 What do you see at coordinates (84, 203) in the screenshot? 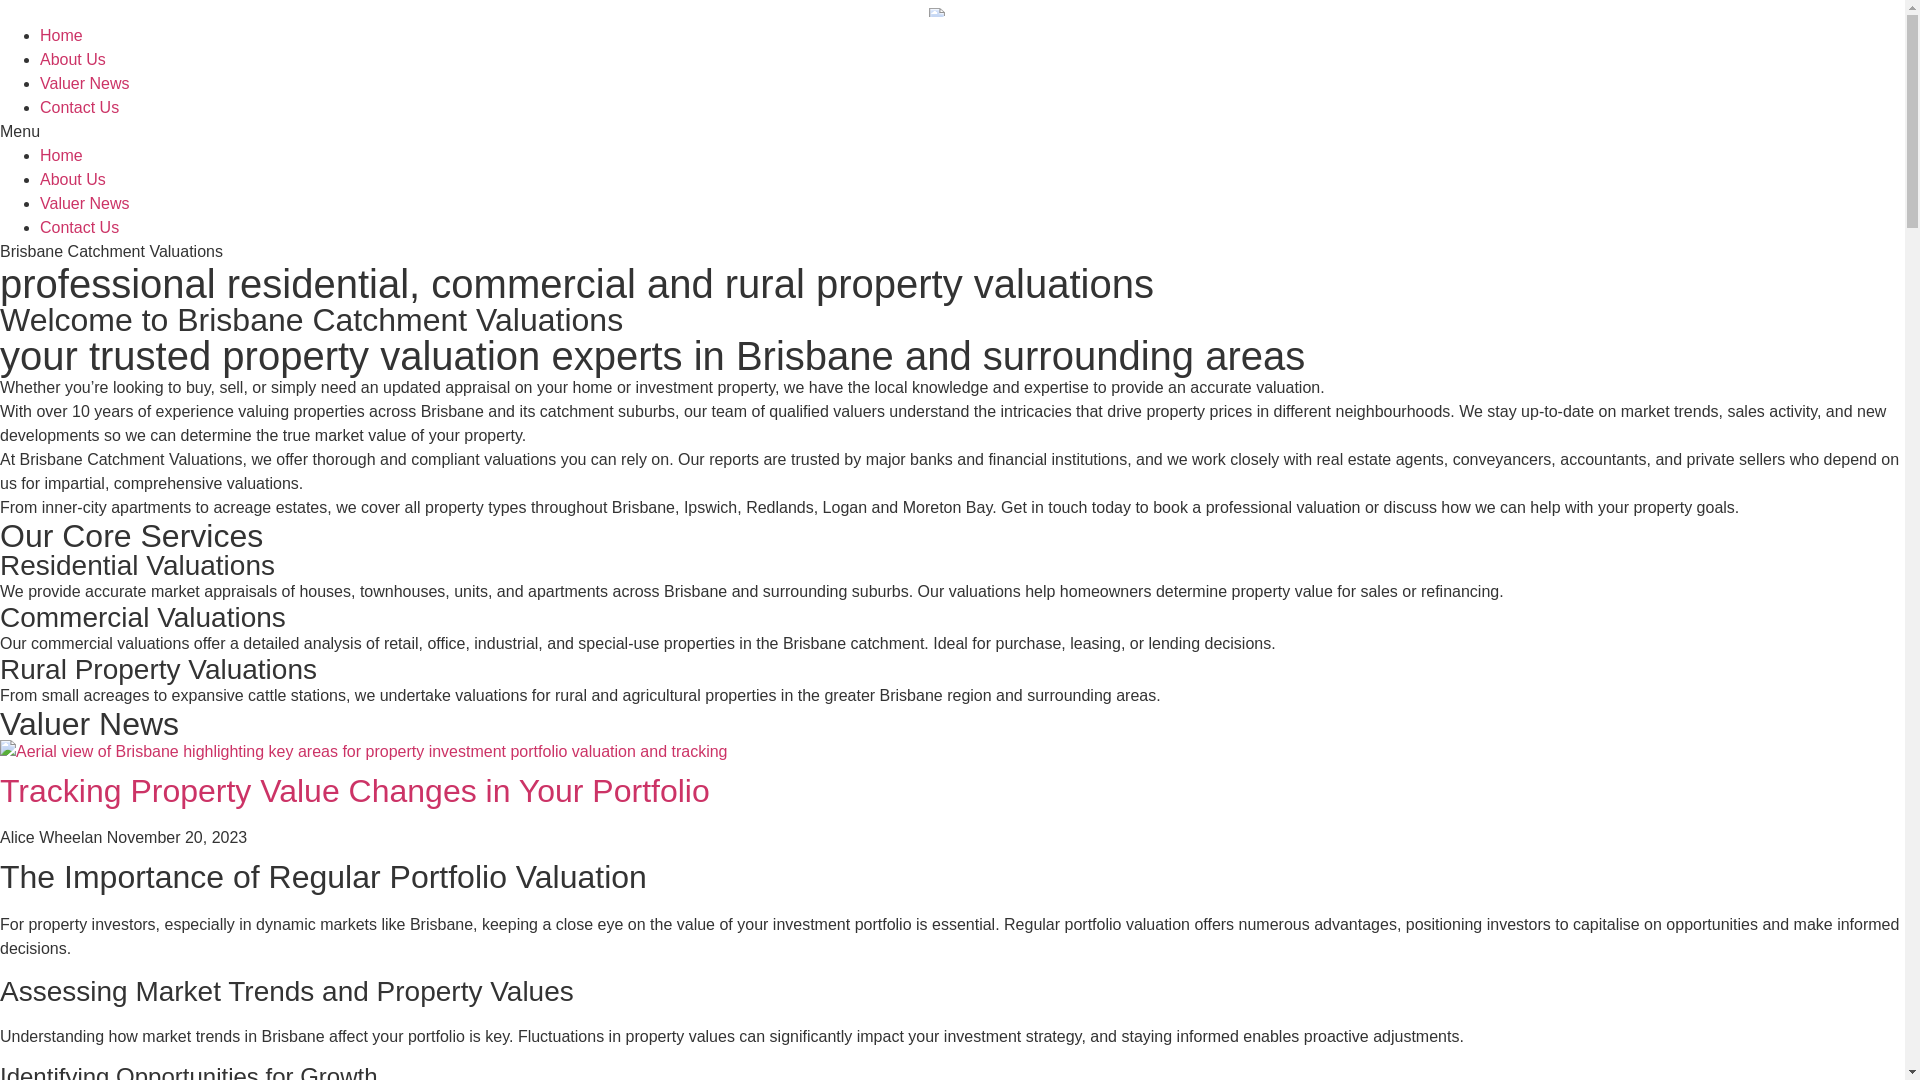
I see `'Valuer News'` at bounding box center [84, 203].